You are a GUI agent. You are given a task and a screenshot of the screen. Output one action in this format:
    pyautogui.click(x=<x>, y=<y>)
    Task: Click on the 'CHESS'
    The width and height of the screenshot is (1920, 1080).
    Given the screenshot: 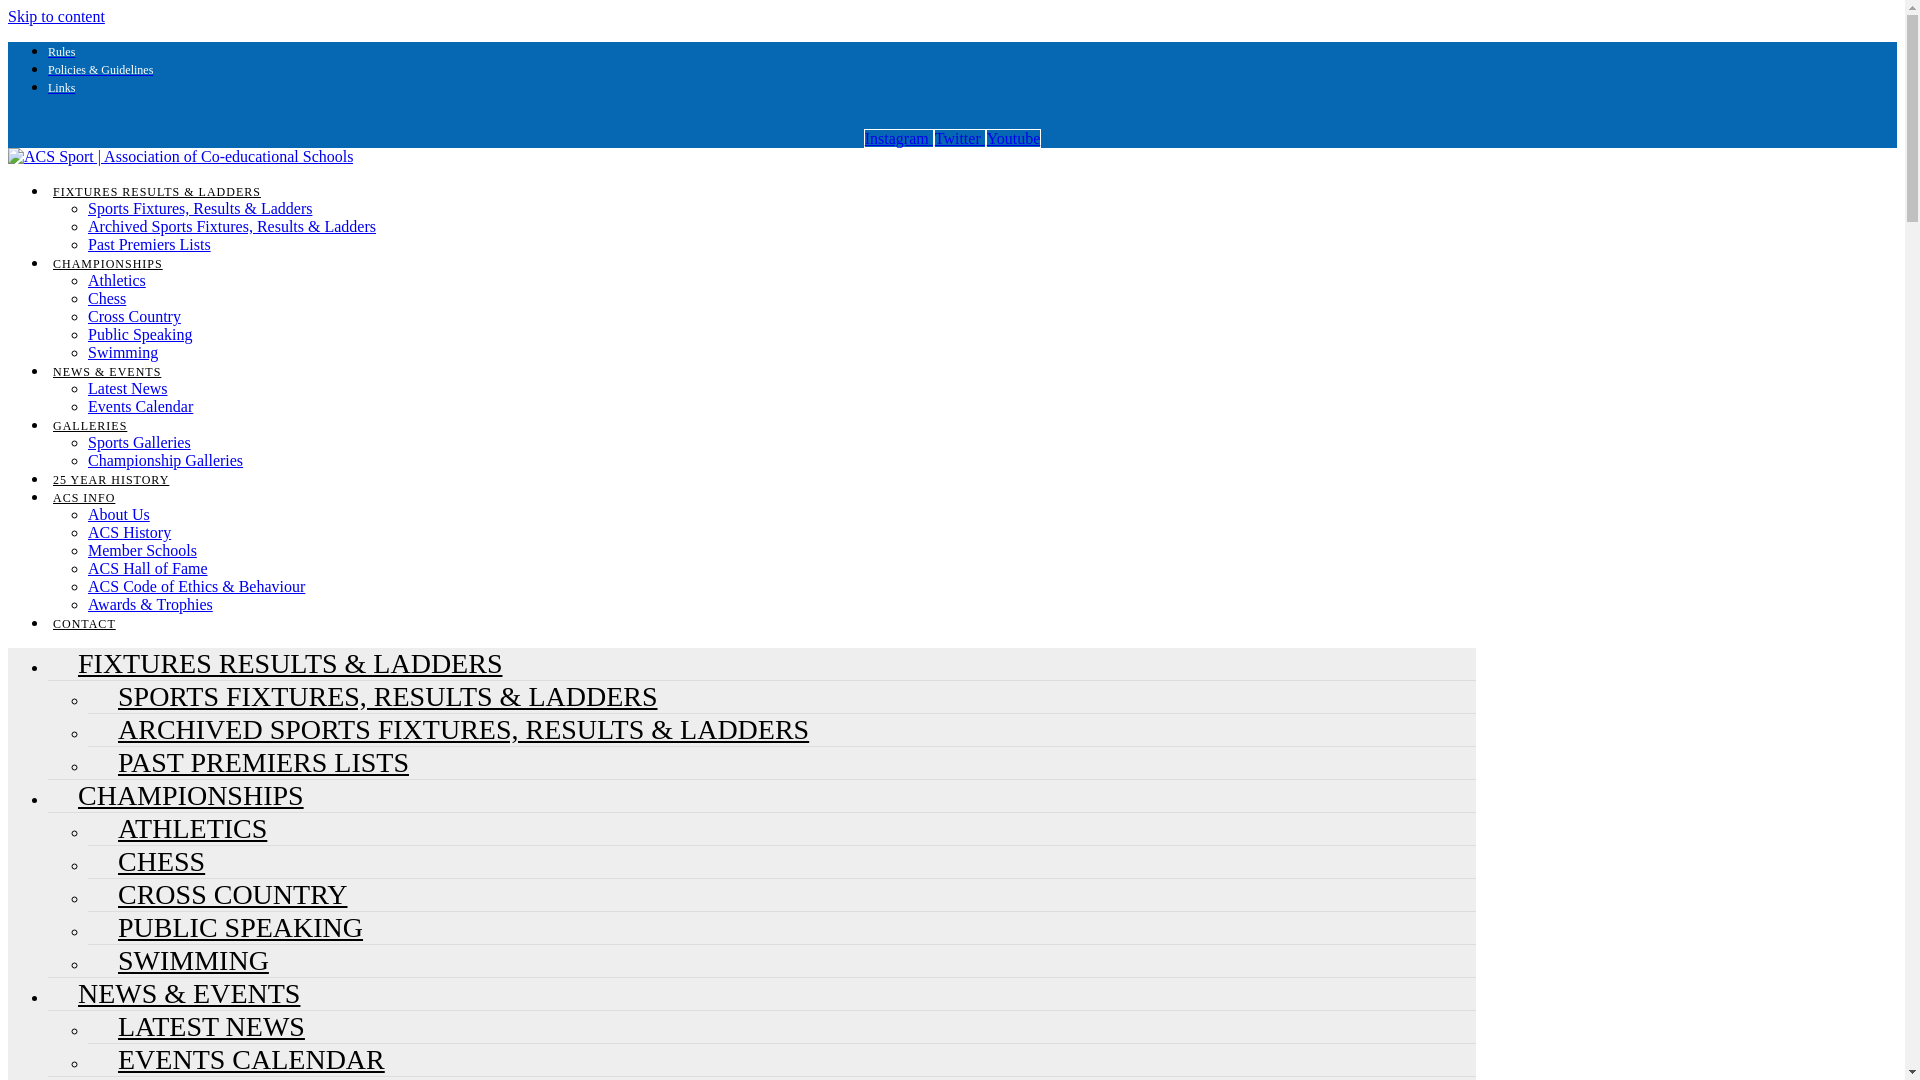 What is the action you would take?
    pyautogui.click(x=145, y=860)
    